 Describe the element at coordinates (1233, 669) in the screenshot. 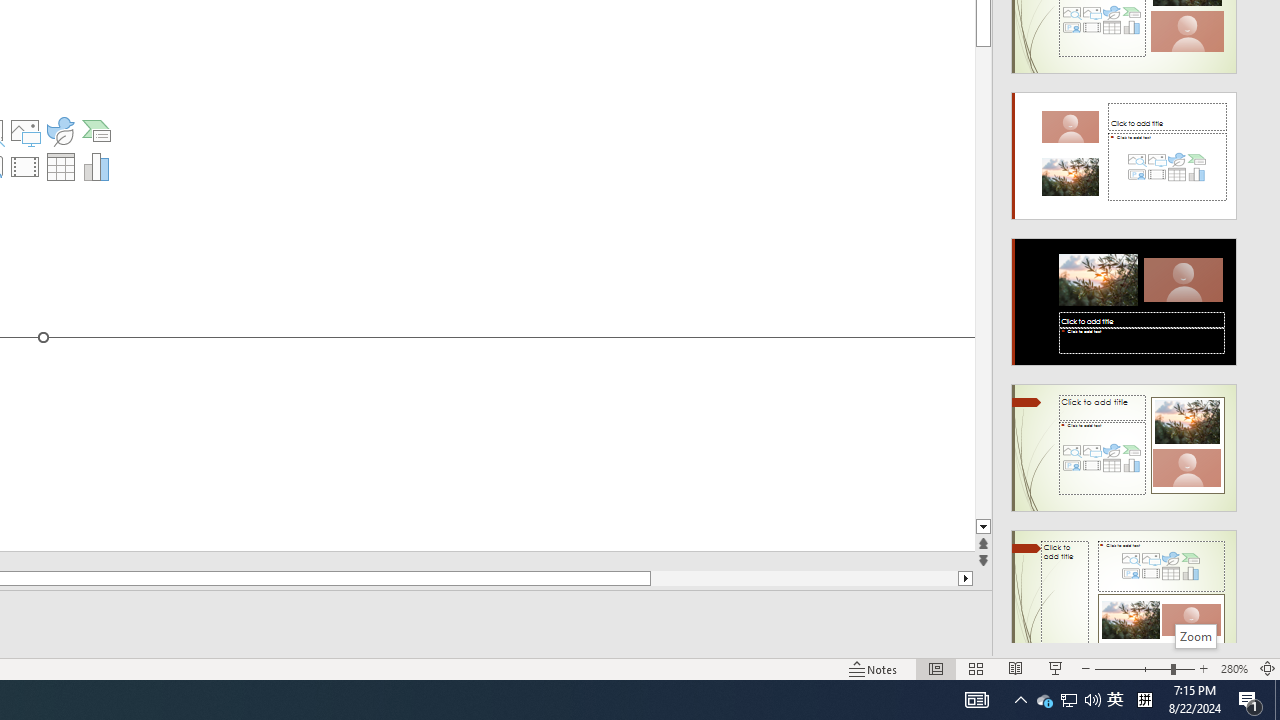

I see `'Zoom 280%'` at that location.